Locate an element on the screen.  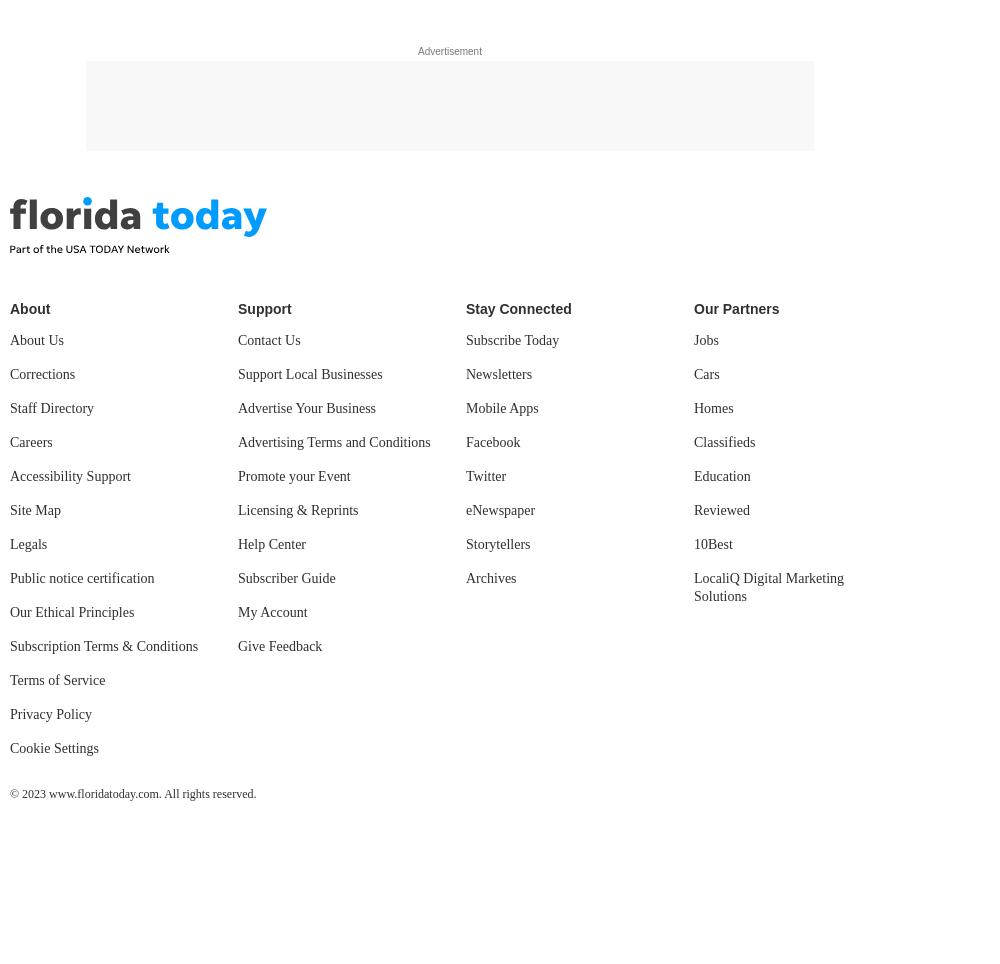
'© 2023 www.floridatoday.com. All rights reserved.' is located at coordinates (133, 794).